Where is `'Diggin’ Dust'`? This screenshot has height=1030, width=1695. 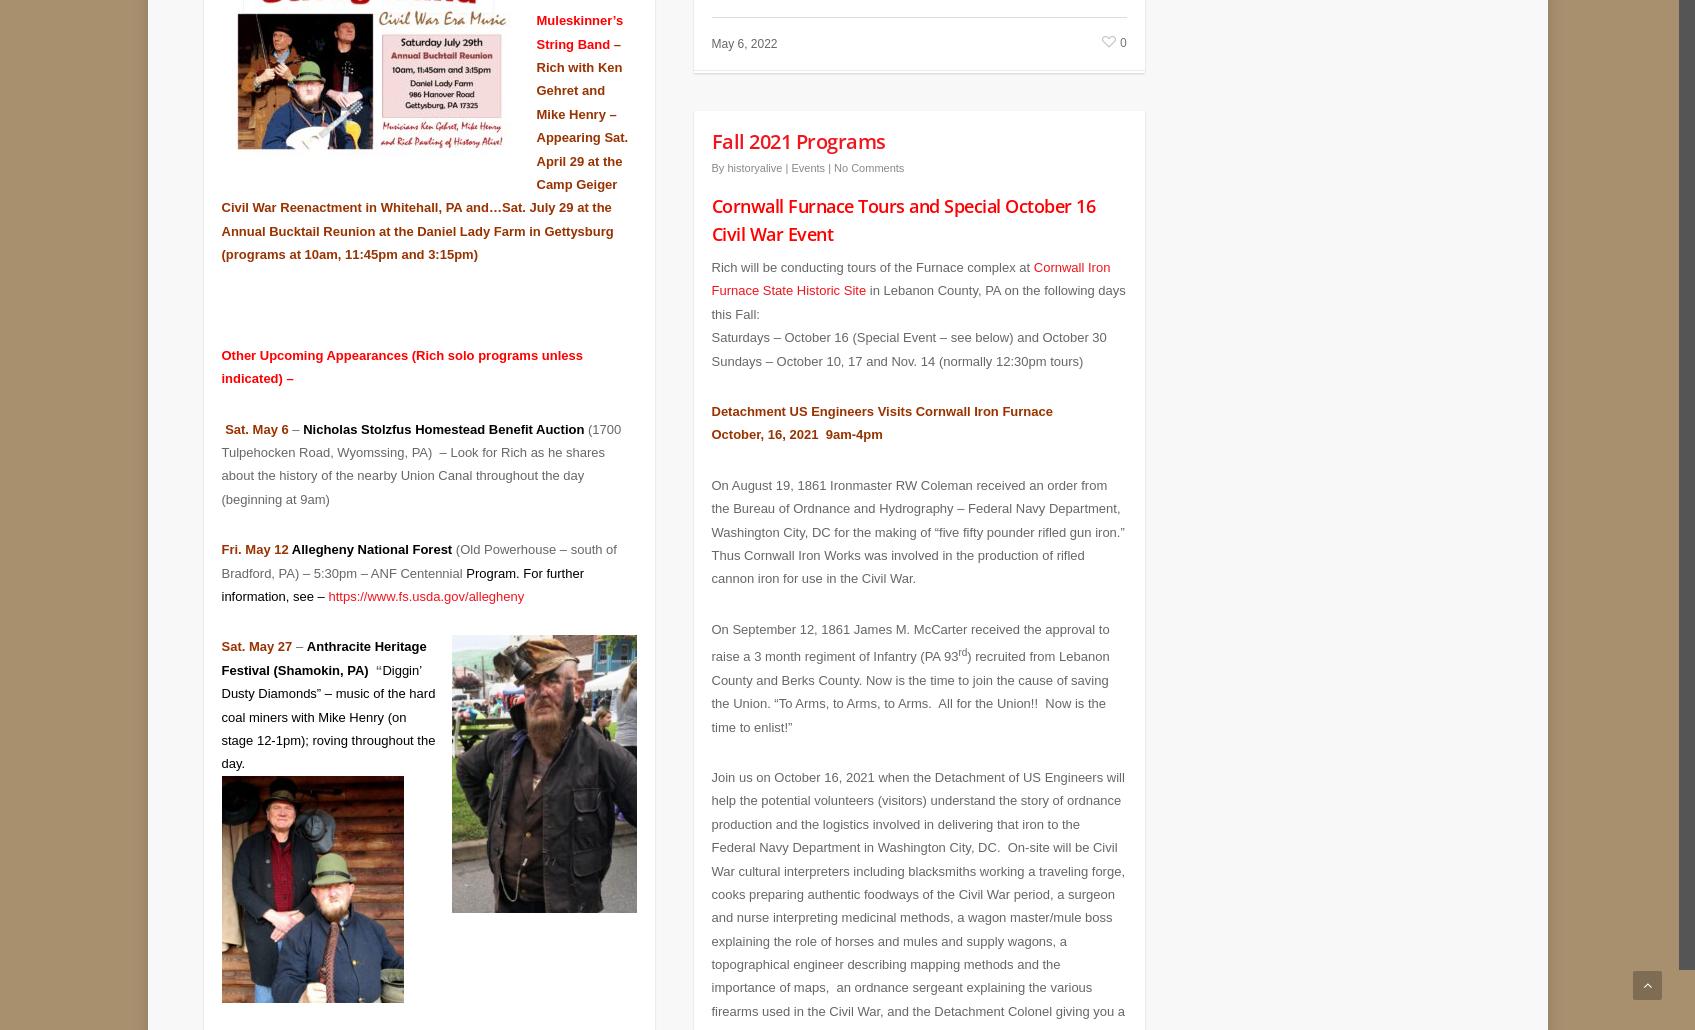 'Diggin’ Dust' is located at coordinates (321, 666).